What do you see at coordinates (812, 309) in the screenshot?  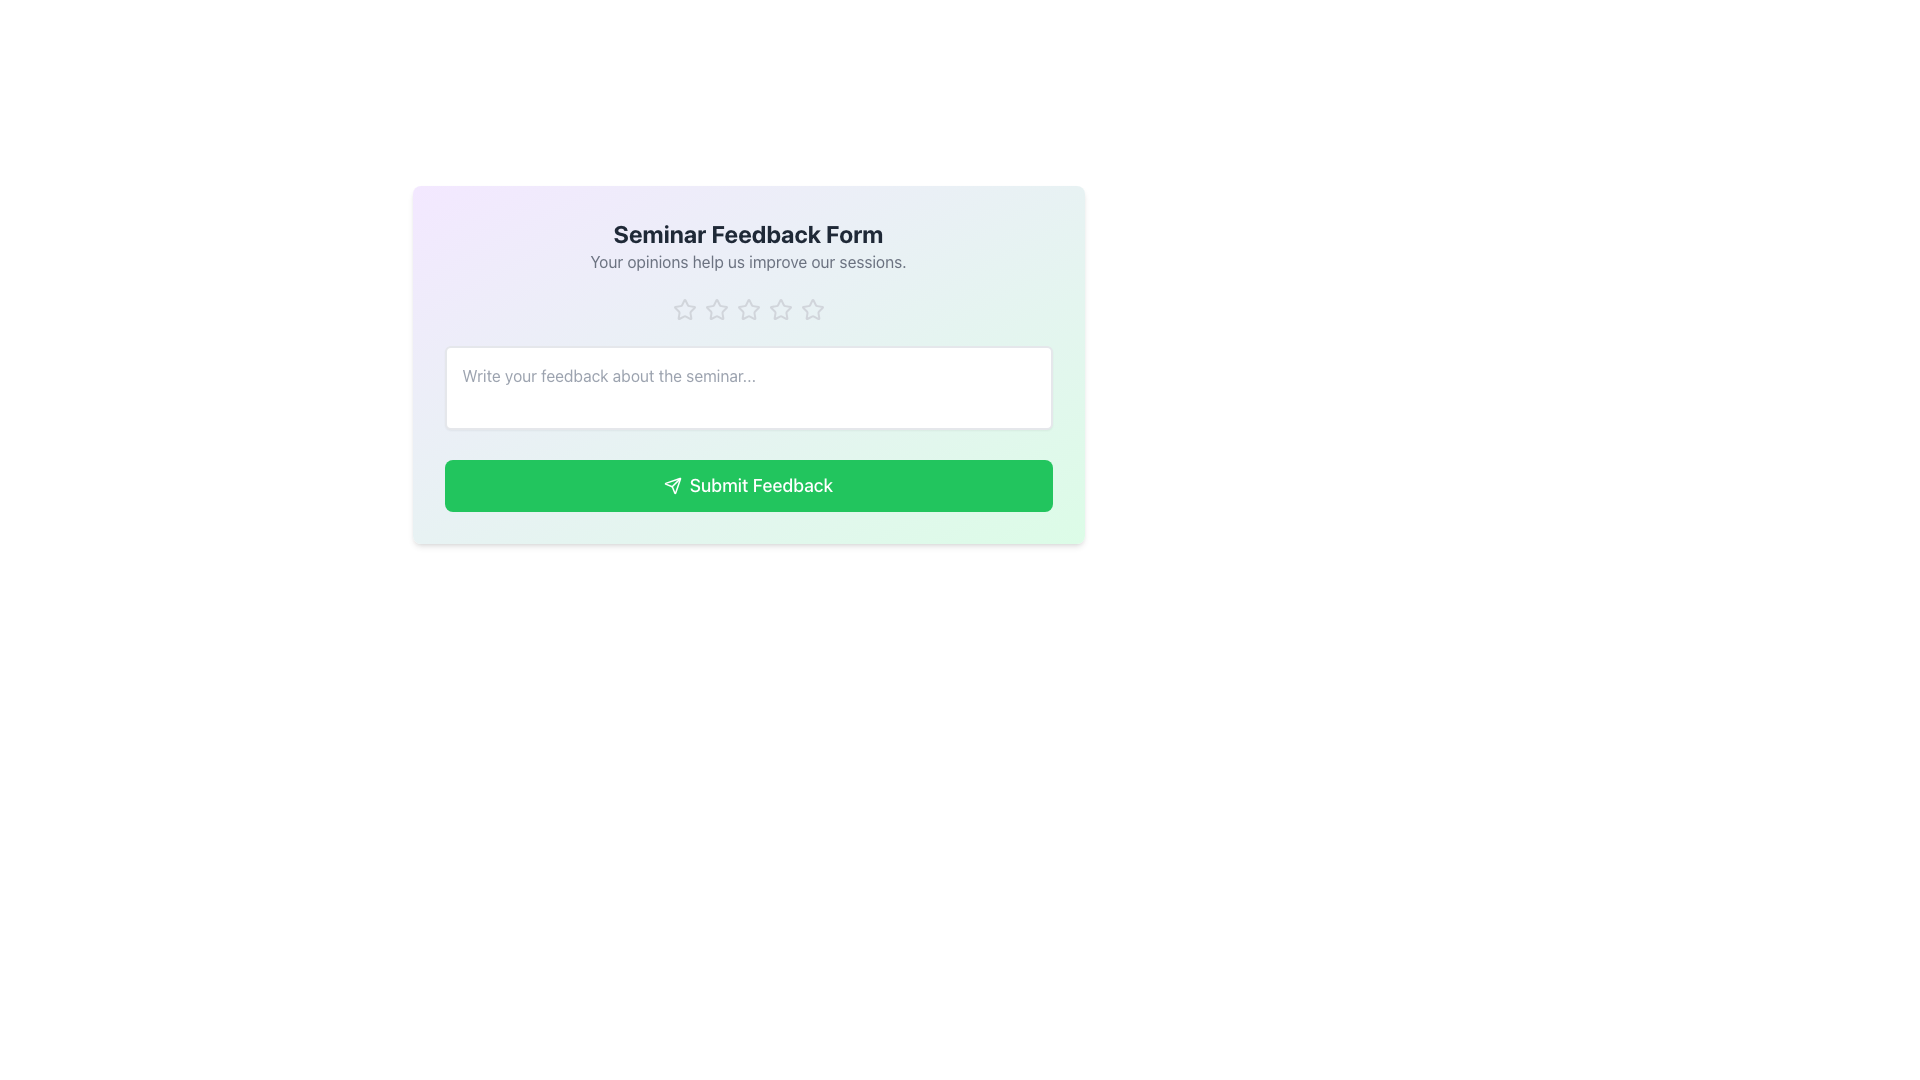 I see `the fifth star icon in the star rating component for keyboard interaction` at bounding box center [812, 309].